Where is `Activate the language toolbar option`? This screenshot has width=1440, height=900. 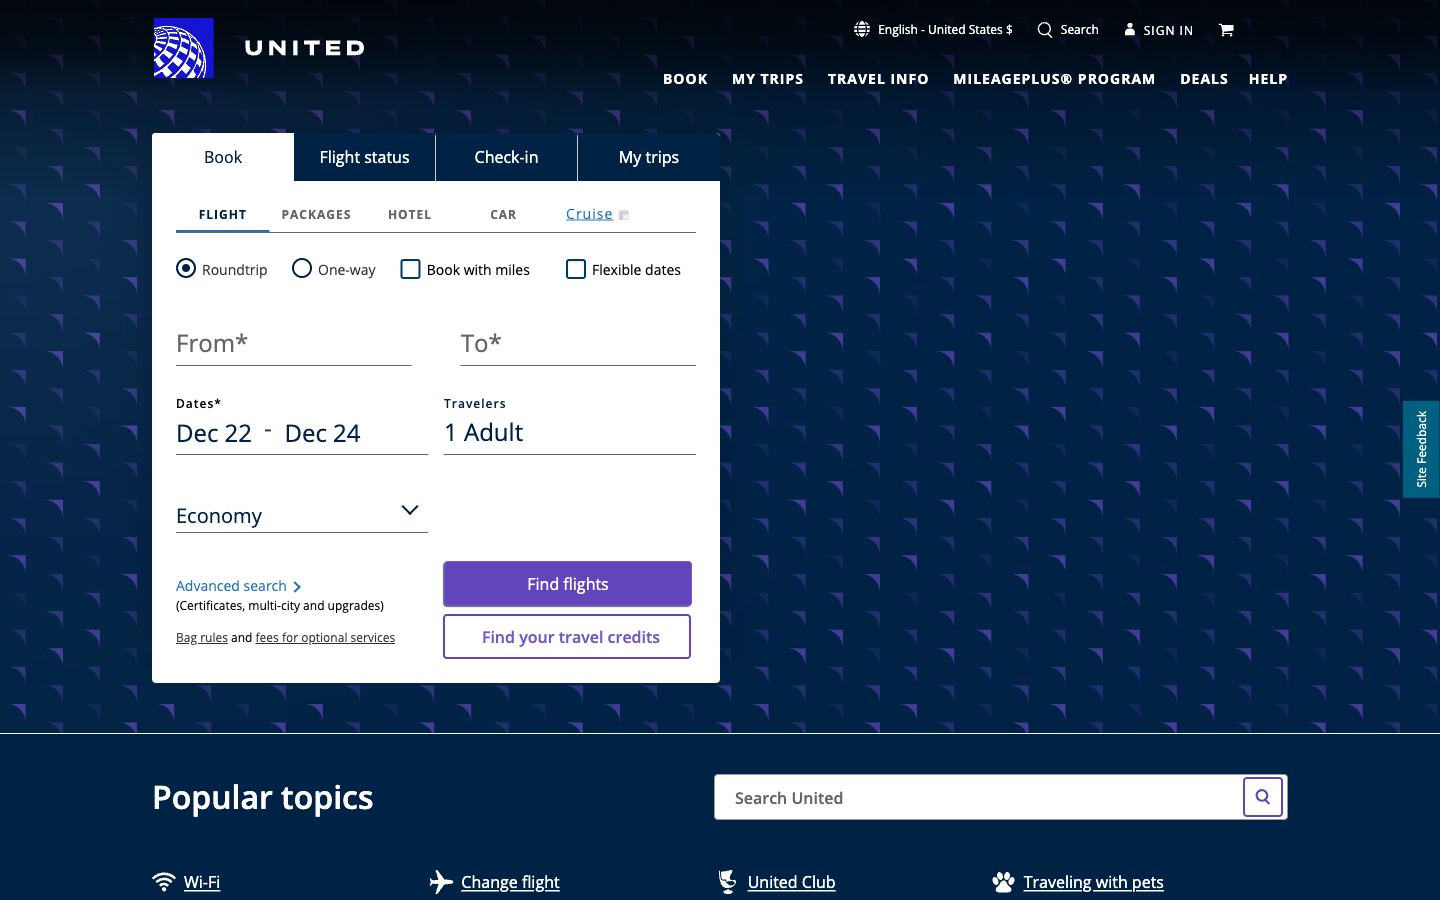
Activate the language toolbar option is located at coordinates (933, 28).